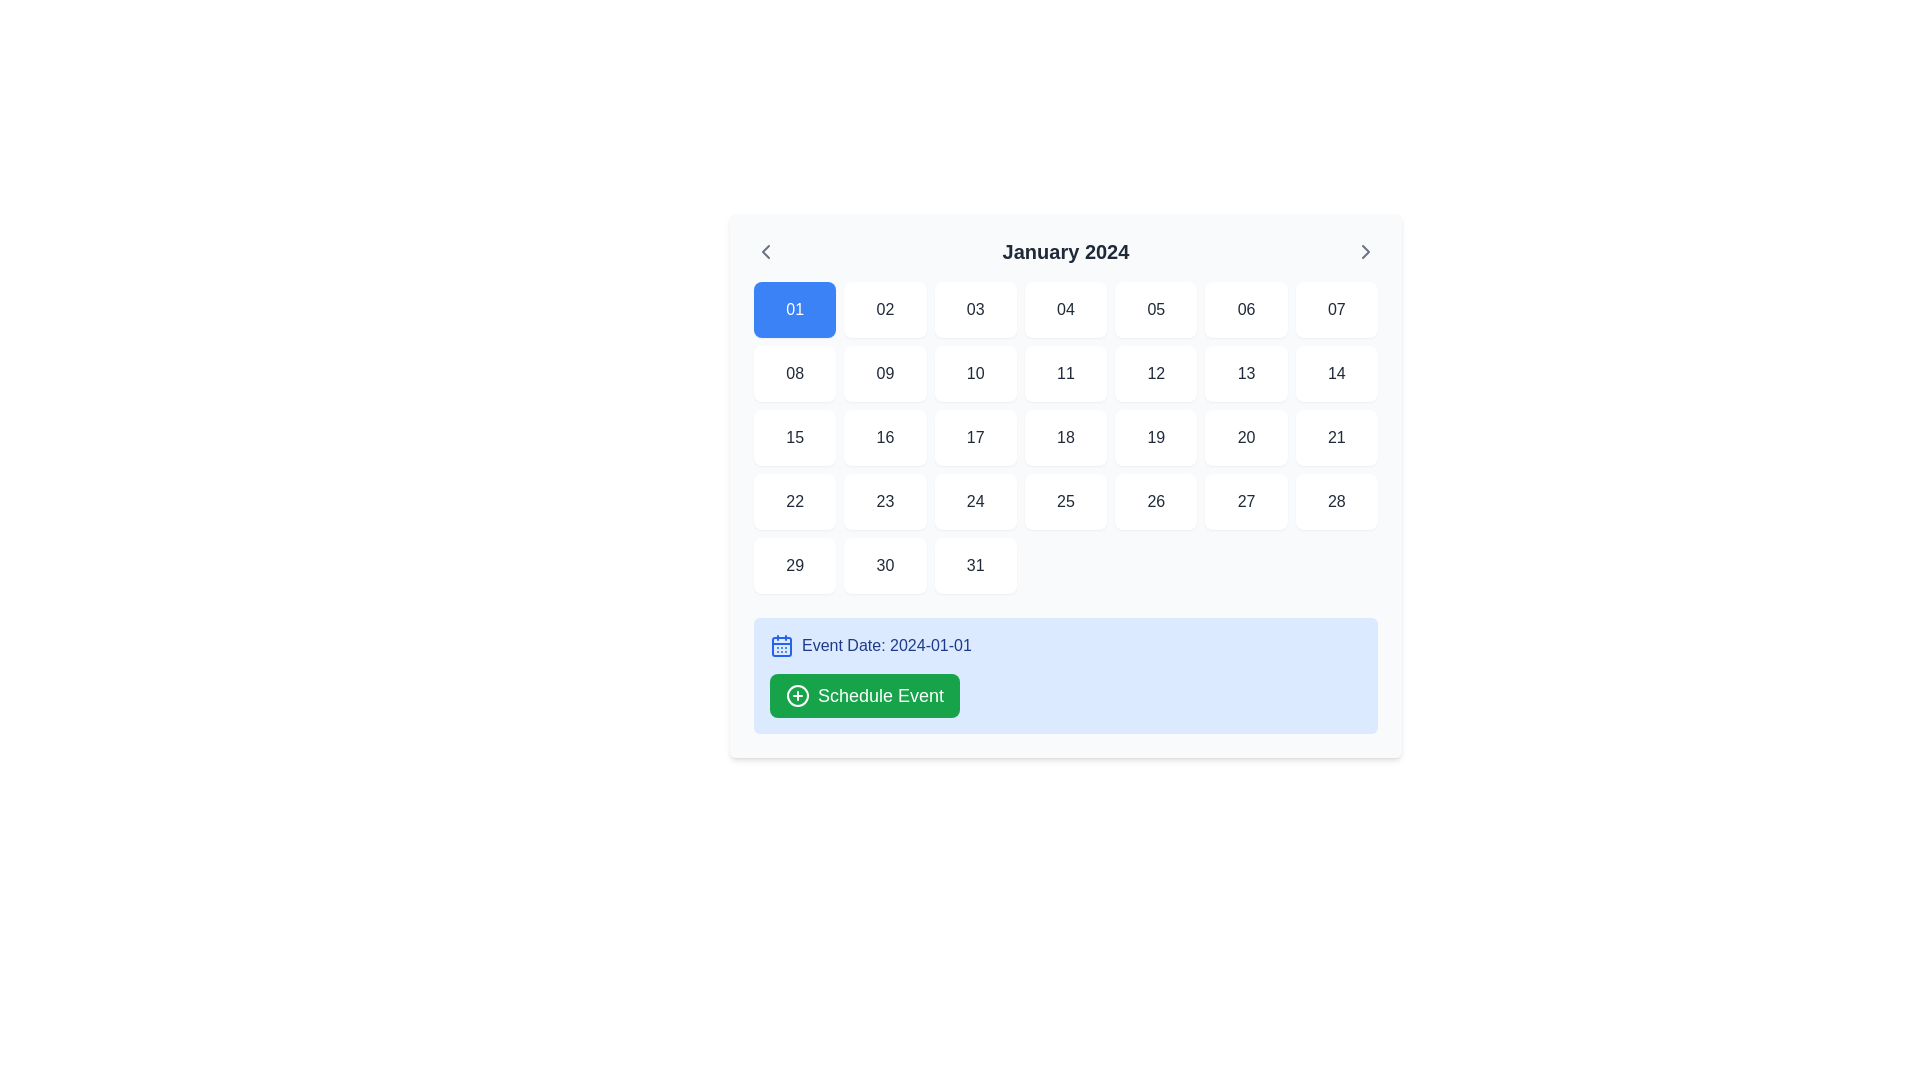 This screenshot has height=1080, width=1920. What do you see at coordinates (765, 250) in the screenshot?
I see `the left-pointing chevron icon in the navigation bar next to the 'January 2024' date label` at bounding box center [765, 250].